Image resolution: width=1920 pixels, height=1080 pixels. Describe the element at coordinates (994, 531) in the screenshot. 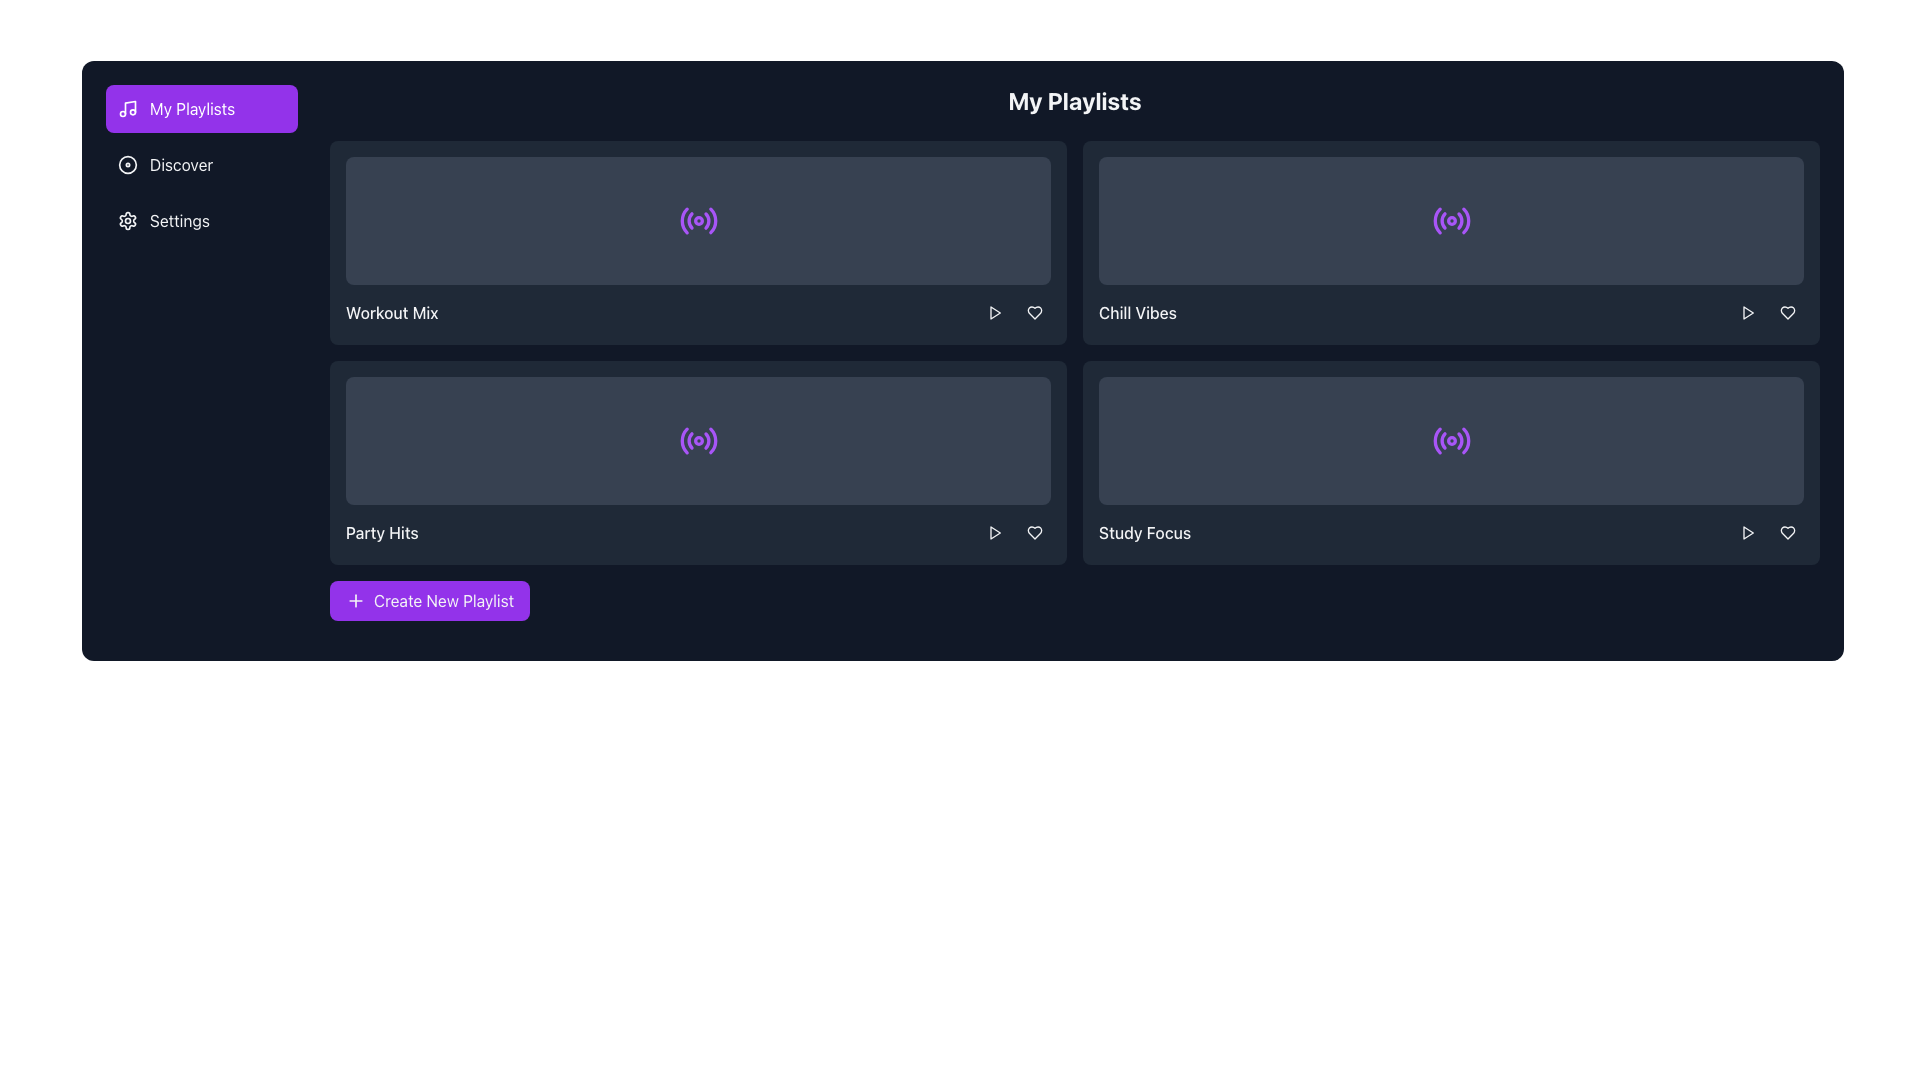

I see `the circular play button with a triangular play icon located in the lower section of the 'Party Hits' playlist item` at that location.